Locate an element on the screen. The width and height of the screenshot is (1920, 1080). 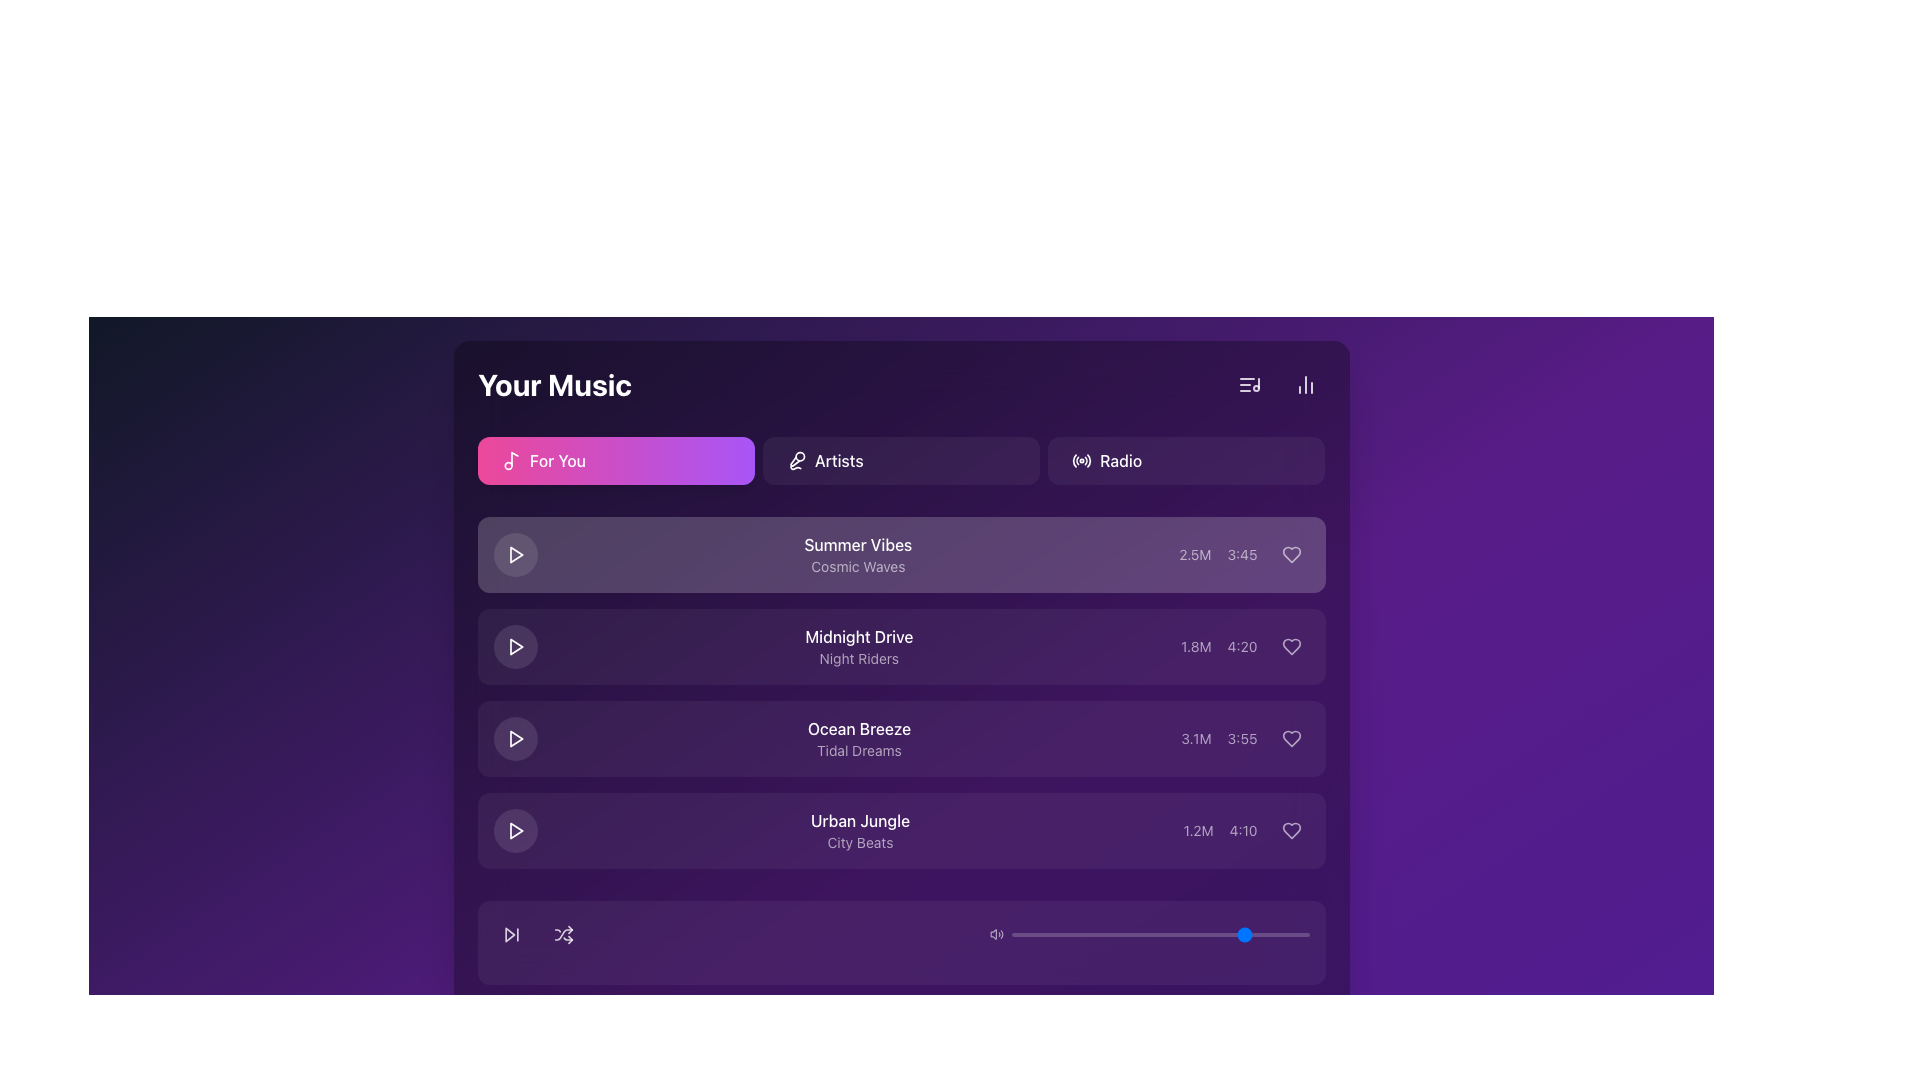
the third item is located at coordinates (900, 739).